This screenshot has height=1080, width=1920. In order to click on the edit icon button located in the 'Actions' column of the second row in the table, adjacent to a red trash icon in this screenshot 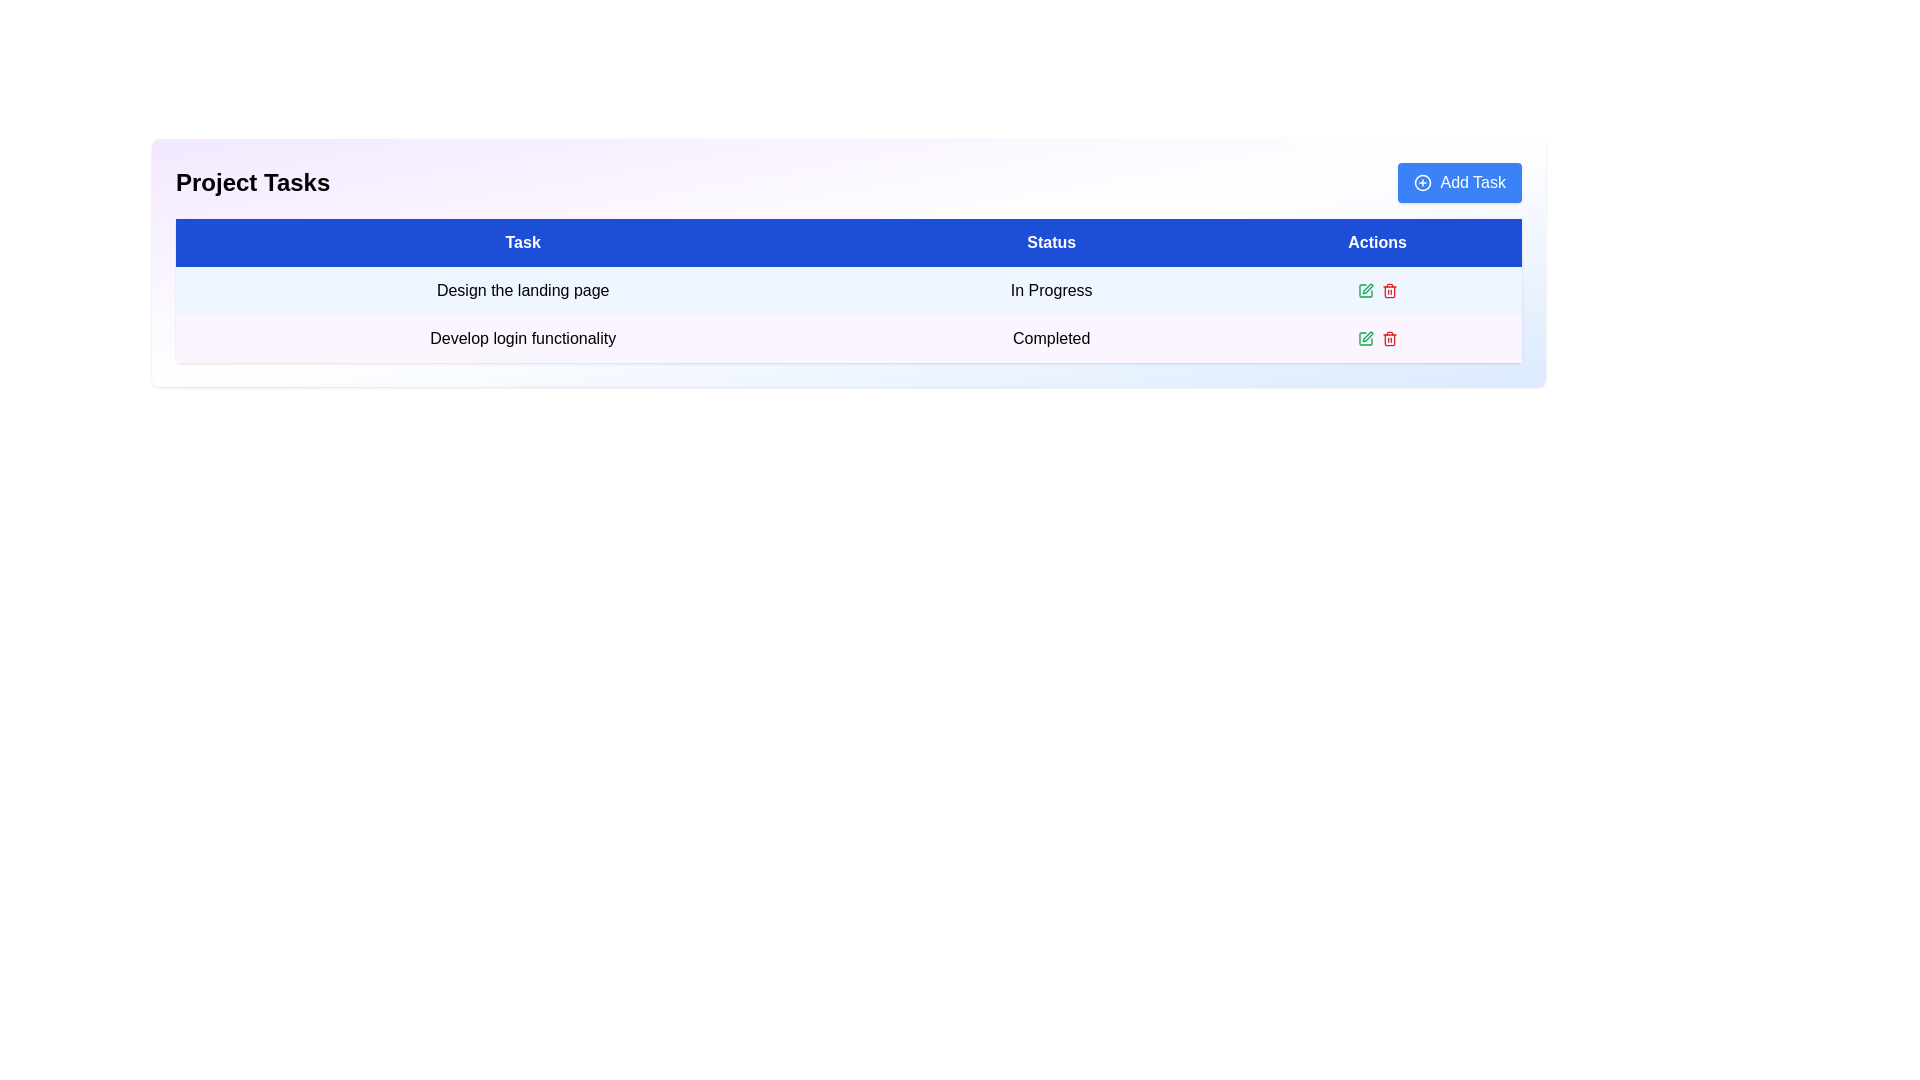, I will do `click(1364, 338)`.